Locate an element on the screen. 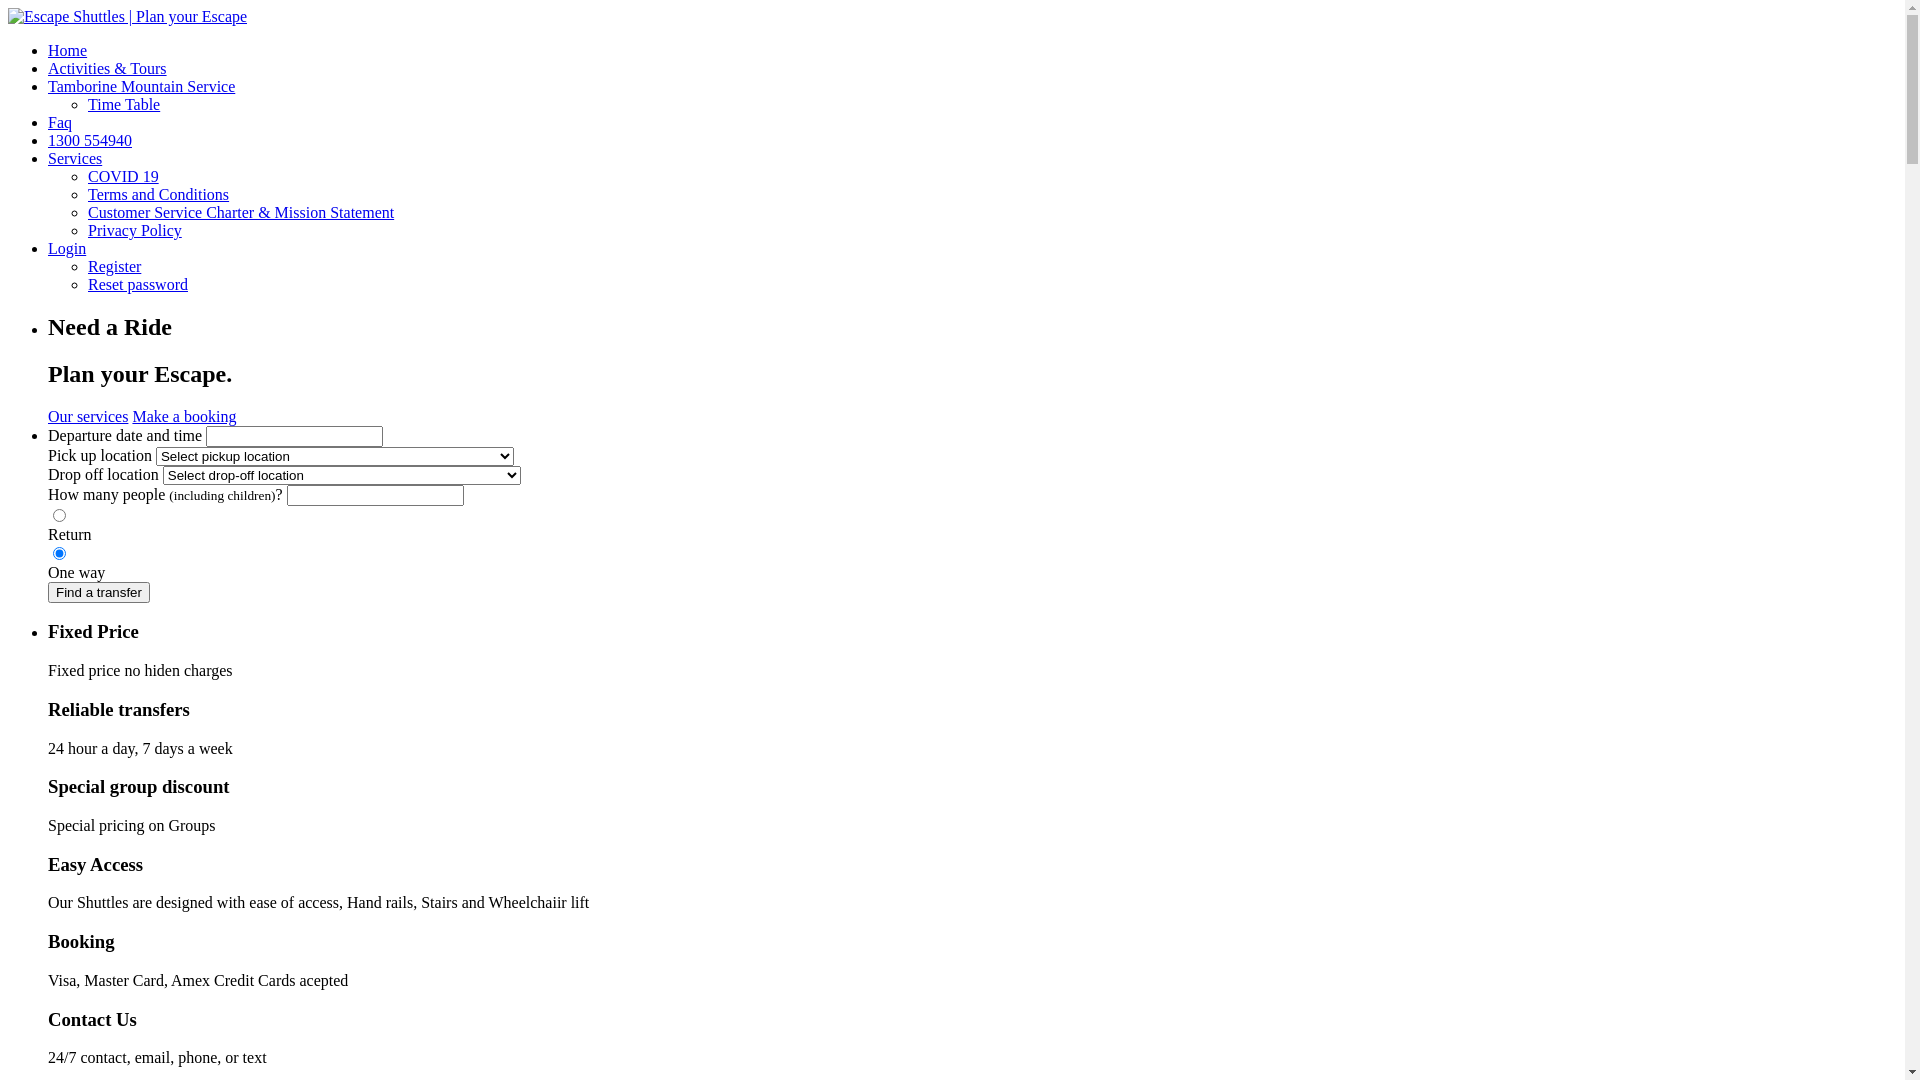  'Privacy Policy' is located at coordinates (133, 229).